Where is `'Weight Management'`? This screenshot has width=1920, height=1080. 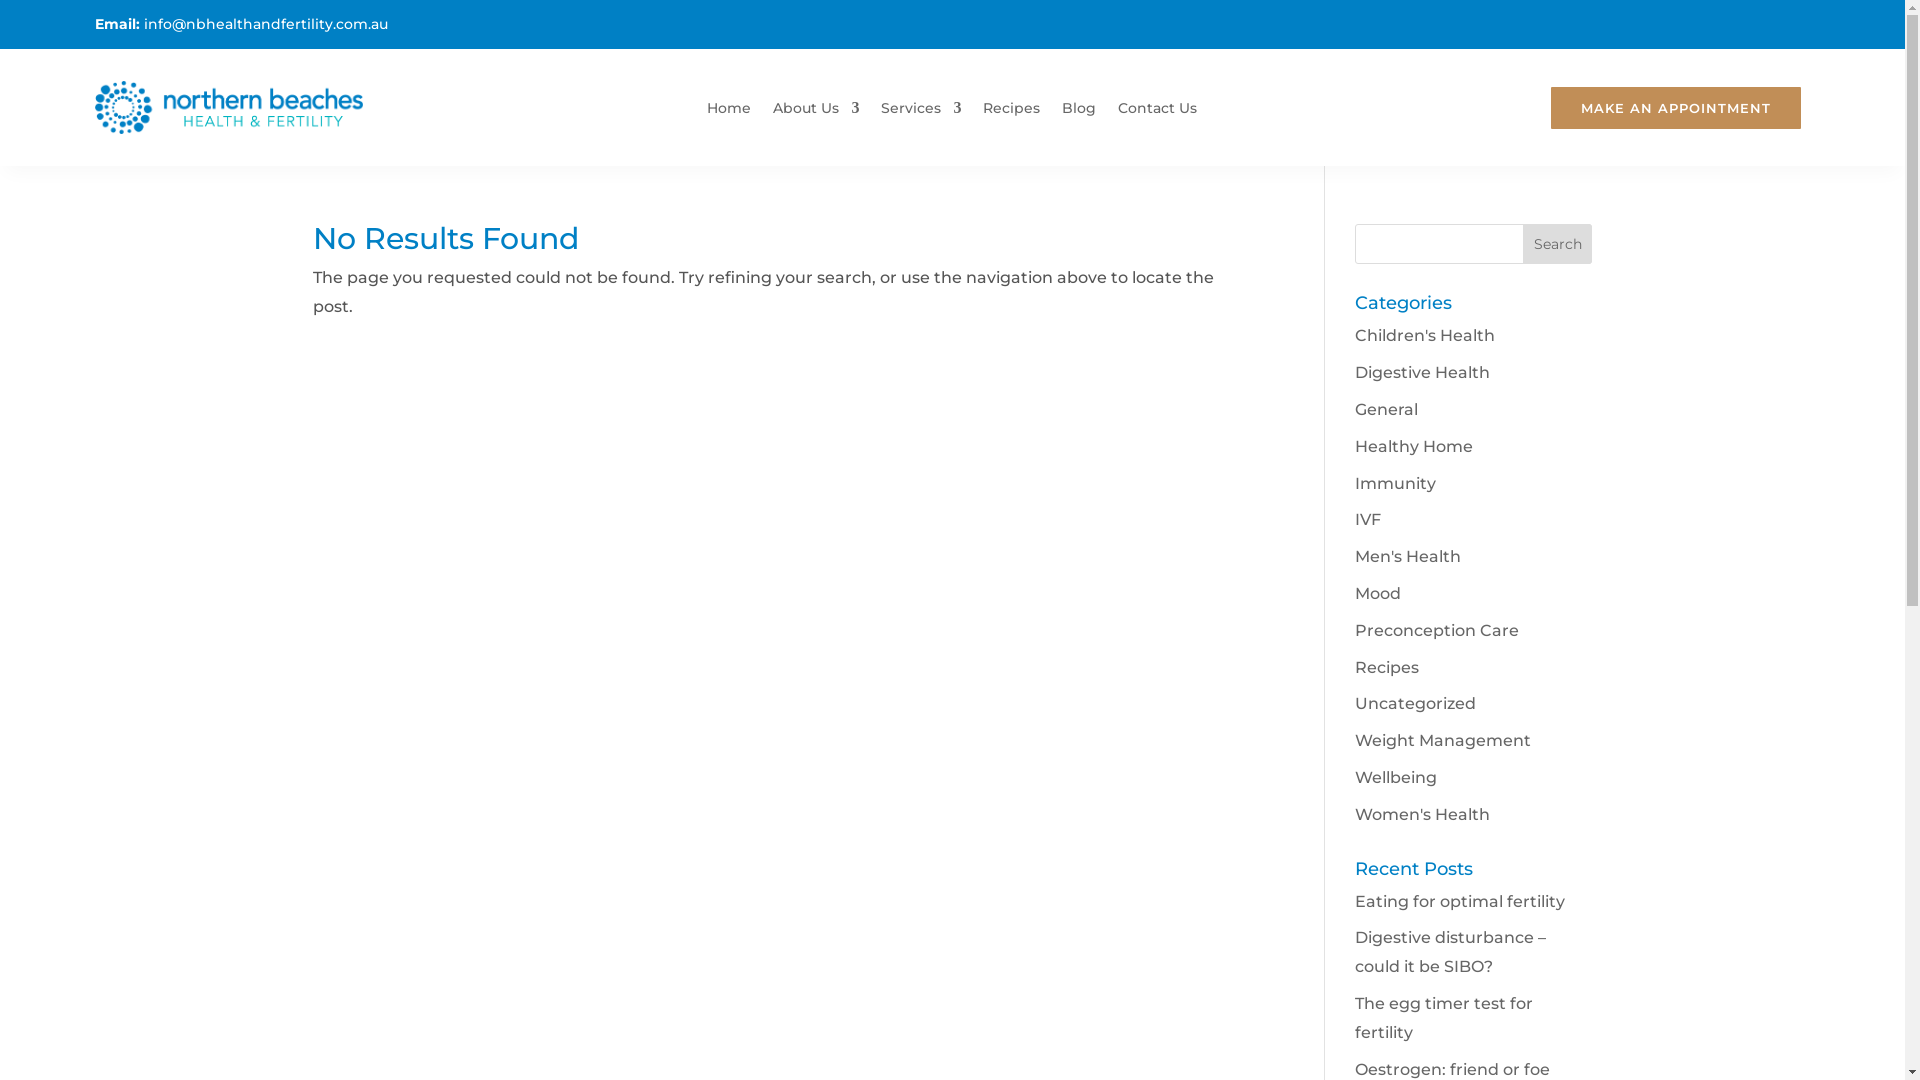
'Weight Management' is located at coordinates (1443, 740).